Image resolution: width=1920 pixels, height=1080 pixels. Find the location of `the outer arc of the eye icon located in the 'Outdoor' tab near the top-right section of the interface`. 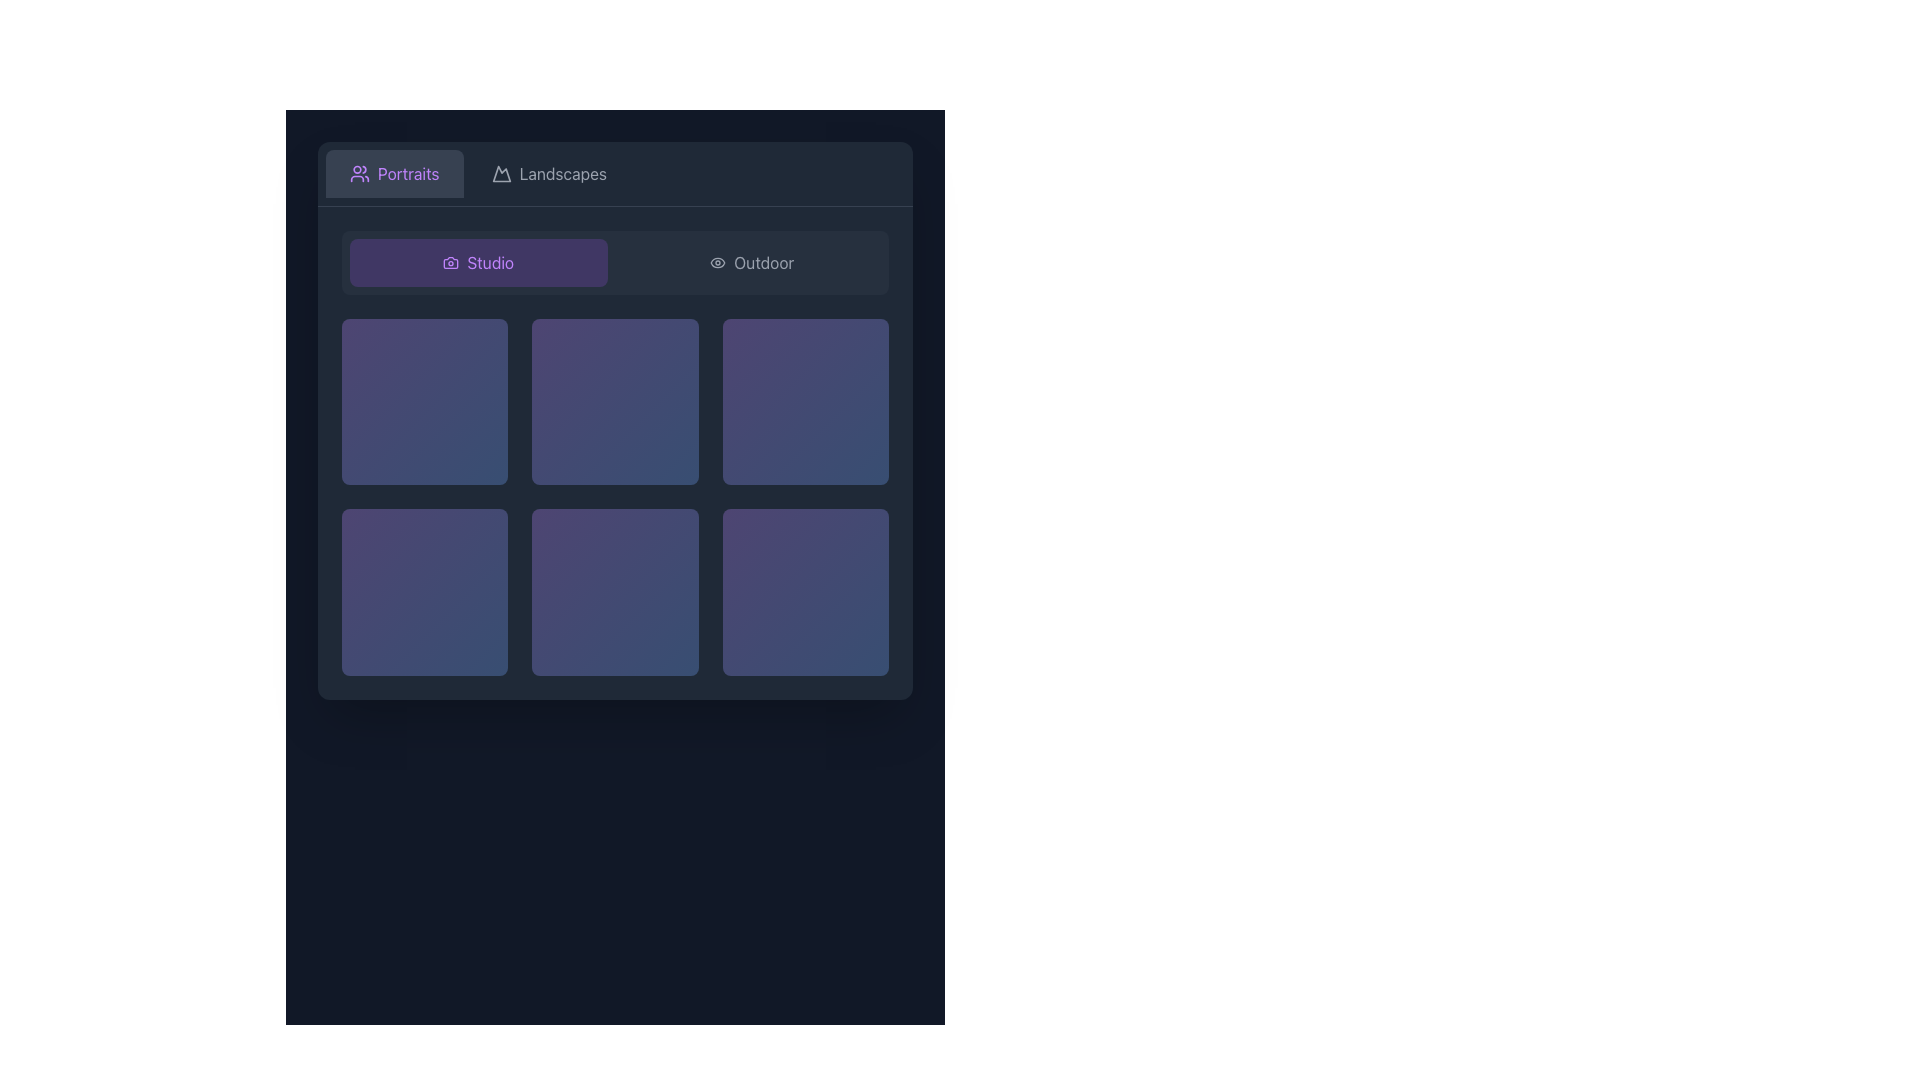

the outer arc of the eye icon located in the 'Outdoor' tab near the top-right section of the interface is located at coordinates (718, 261).